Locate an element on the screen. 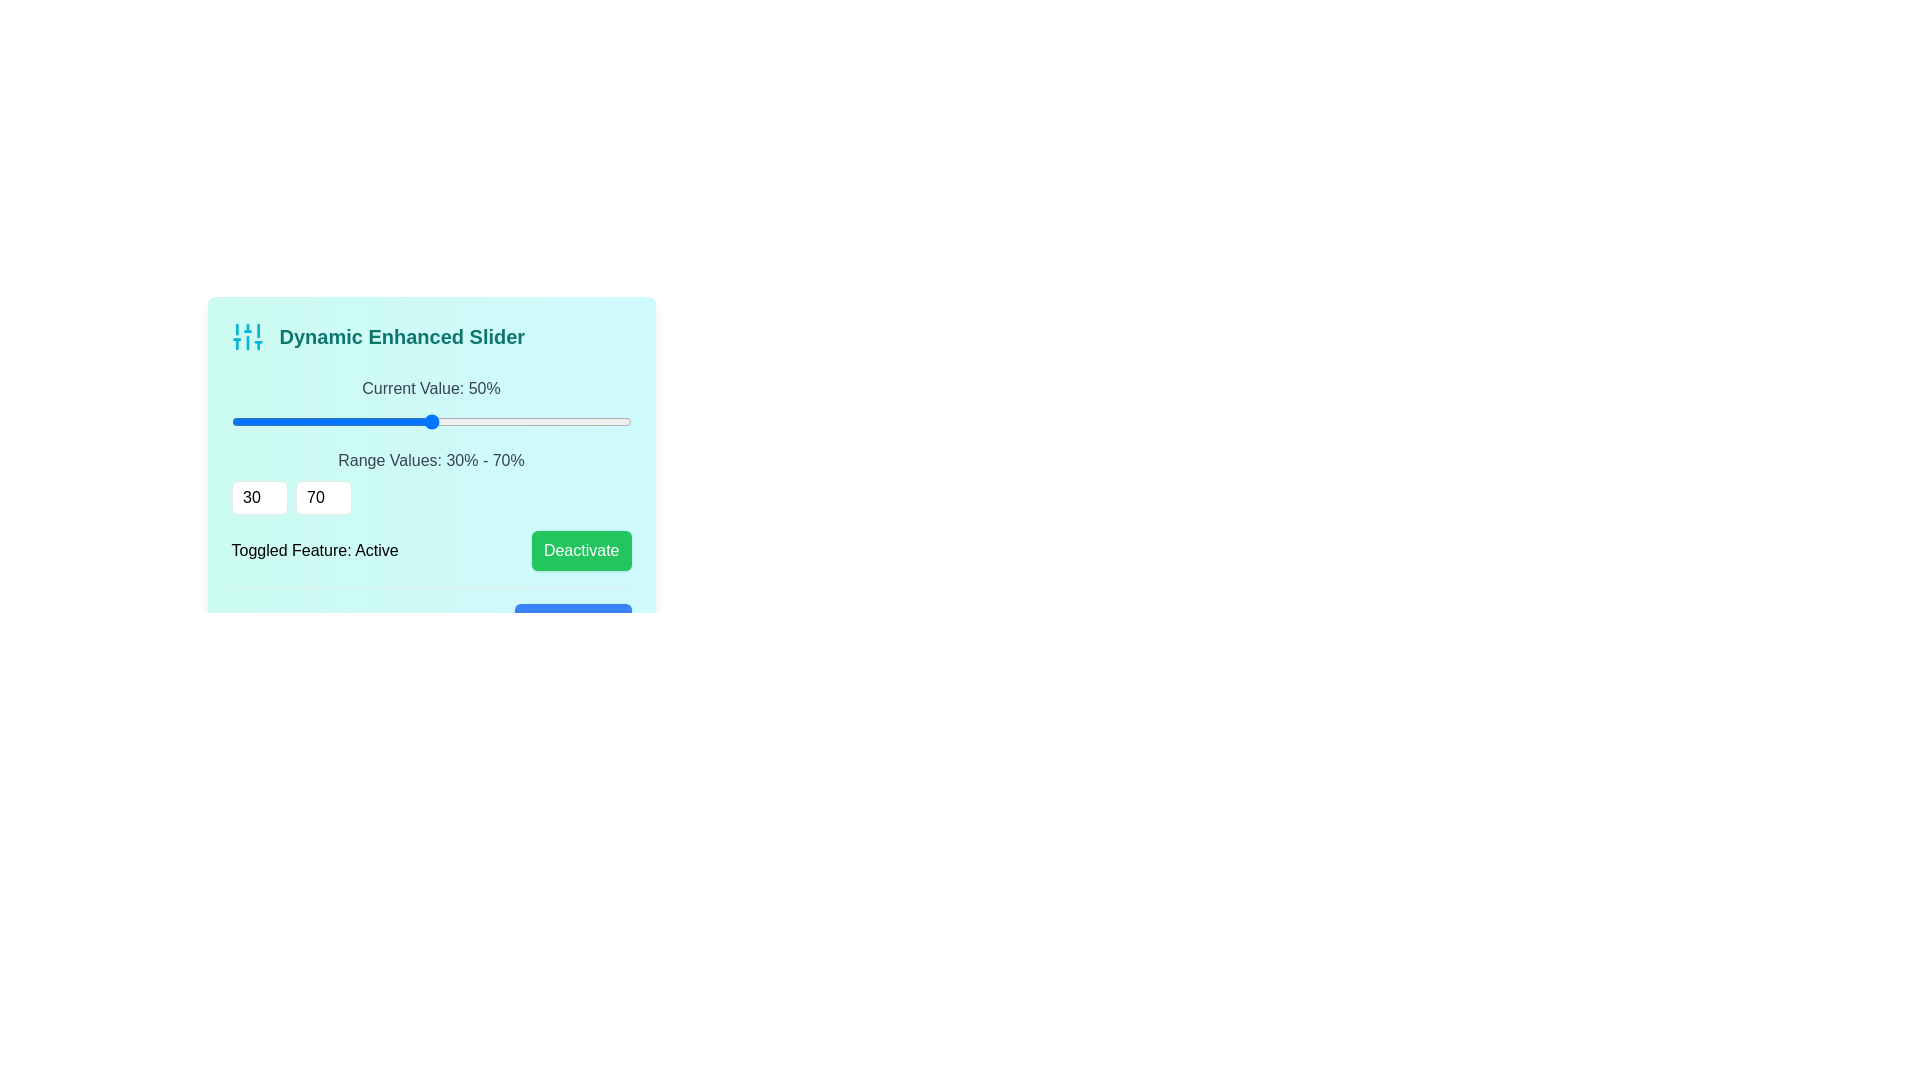  the slider is located at coordinates (430, 420).